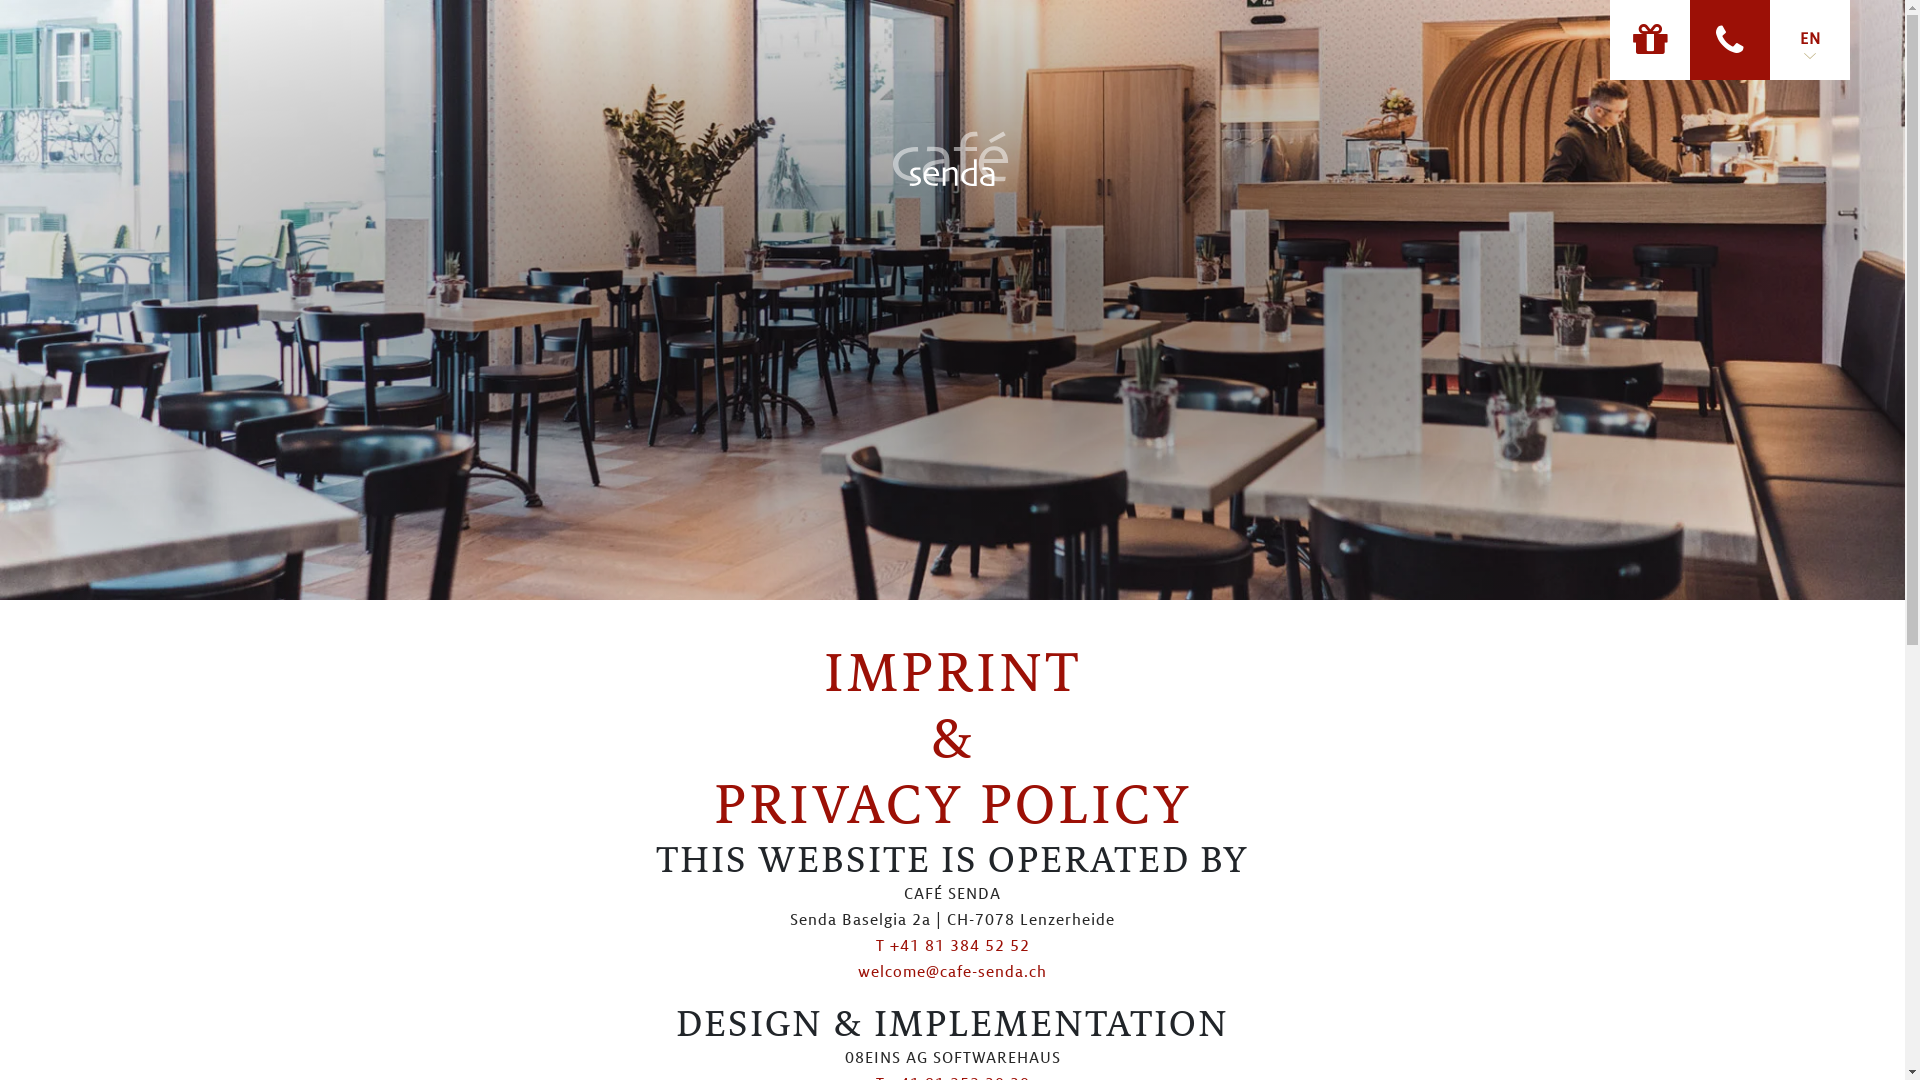 The width and height of the screenshot is (1920, 1080). Describe the element at coordinates (1809, 39) in the screenshot. I see `'EN'` at that location.